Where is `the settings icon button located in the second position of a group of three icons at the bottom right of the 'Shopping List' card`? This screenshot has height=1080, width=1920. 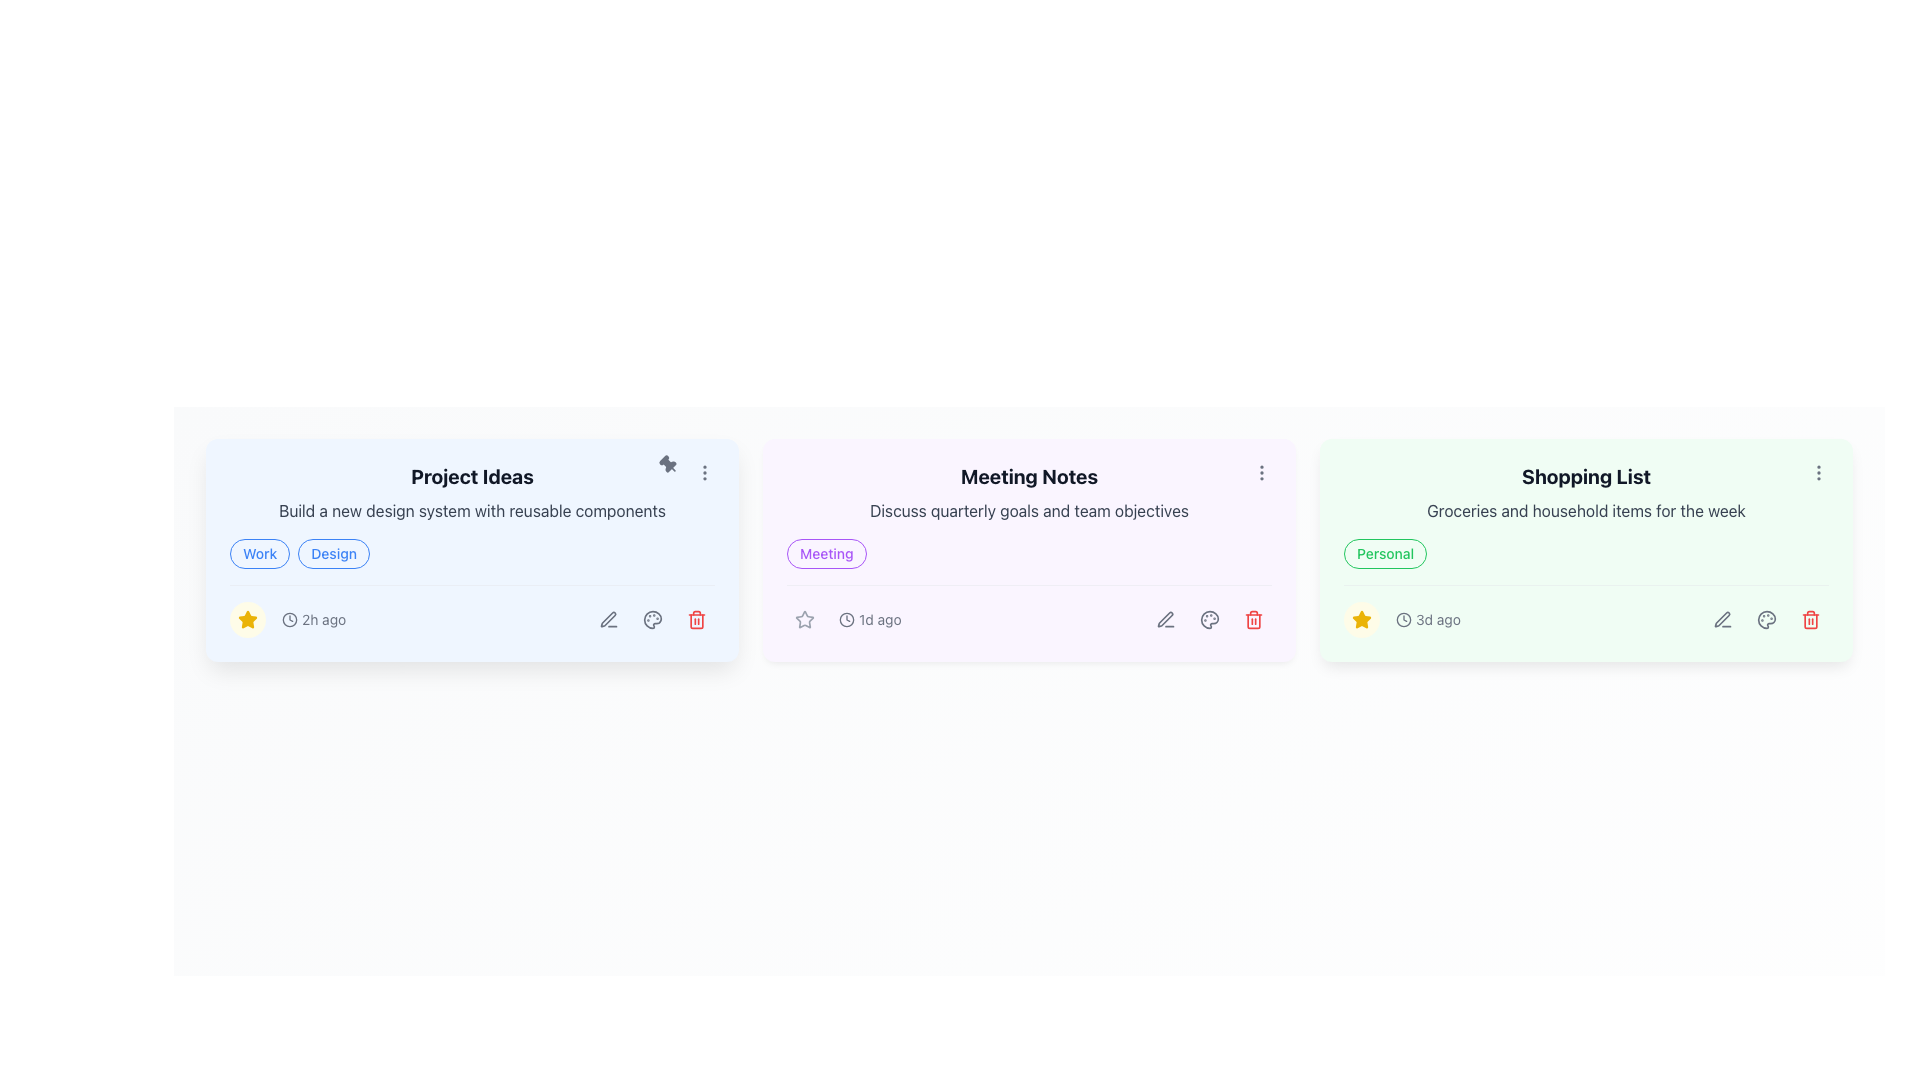 the settings icon button located in the second position of a group of three icons at the bottom right of the 'Shopping List' card is located at coordinates (1766, 619).